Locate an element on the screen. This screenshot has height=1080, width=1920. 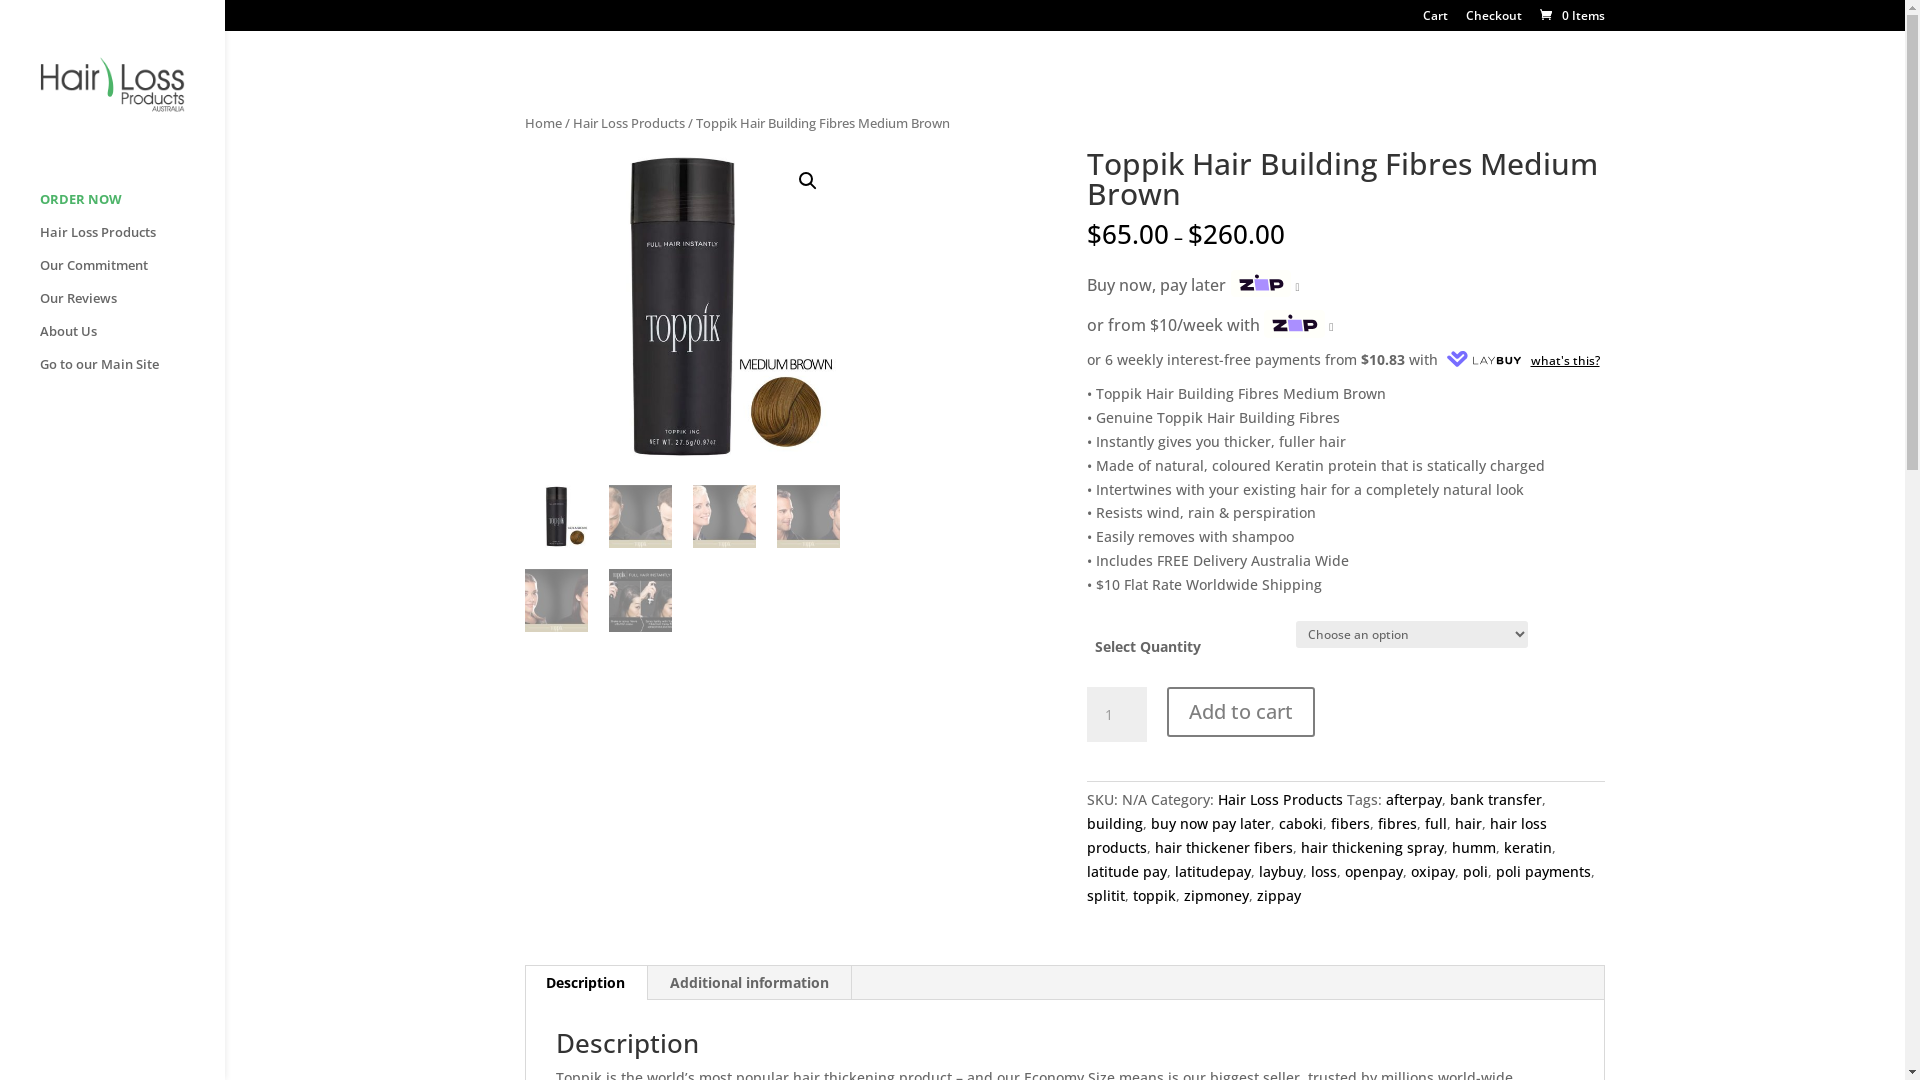
'afterpay' is located at coordinates (1413, 798).